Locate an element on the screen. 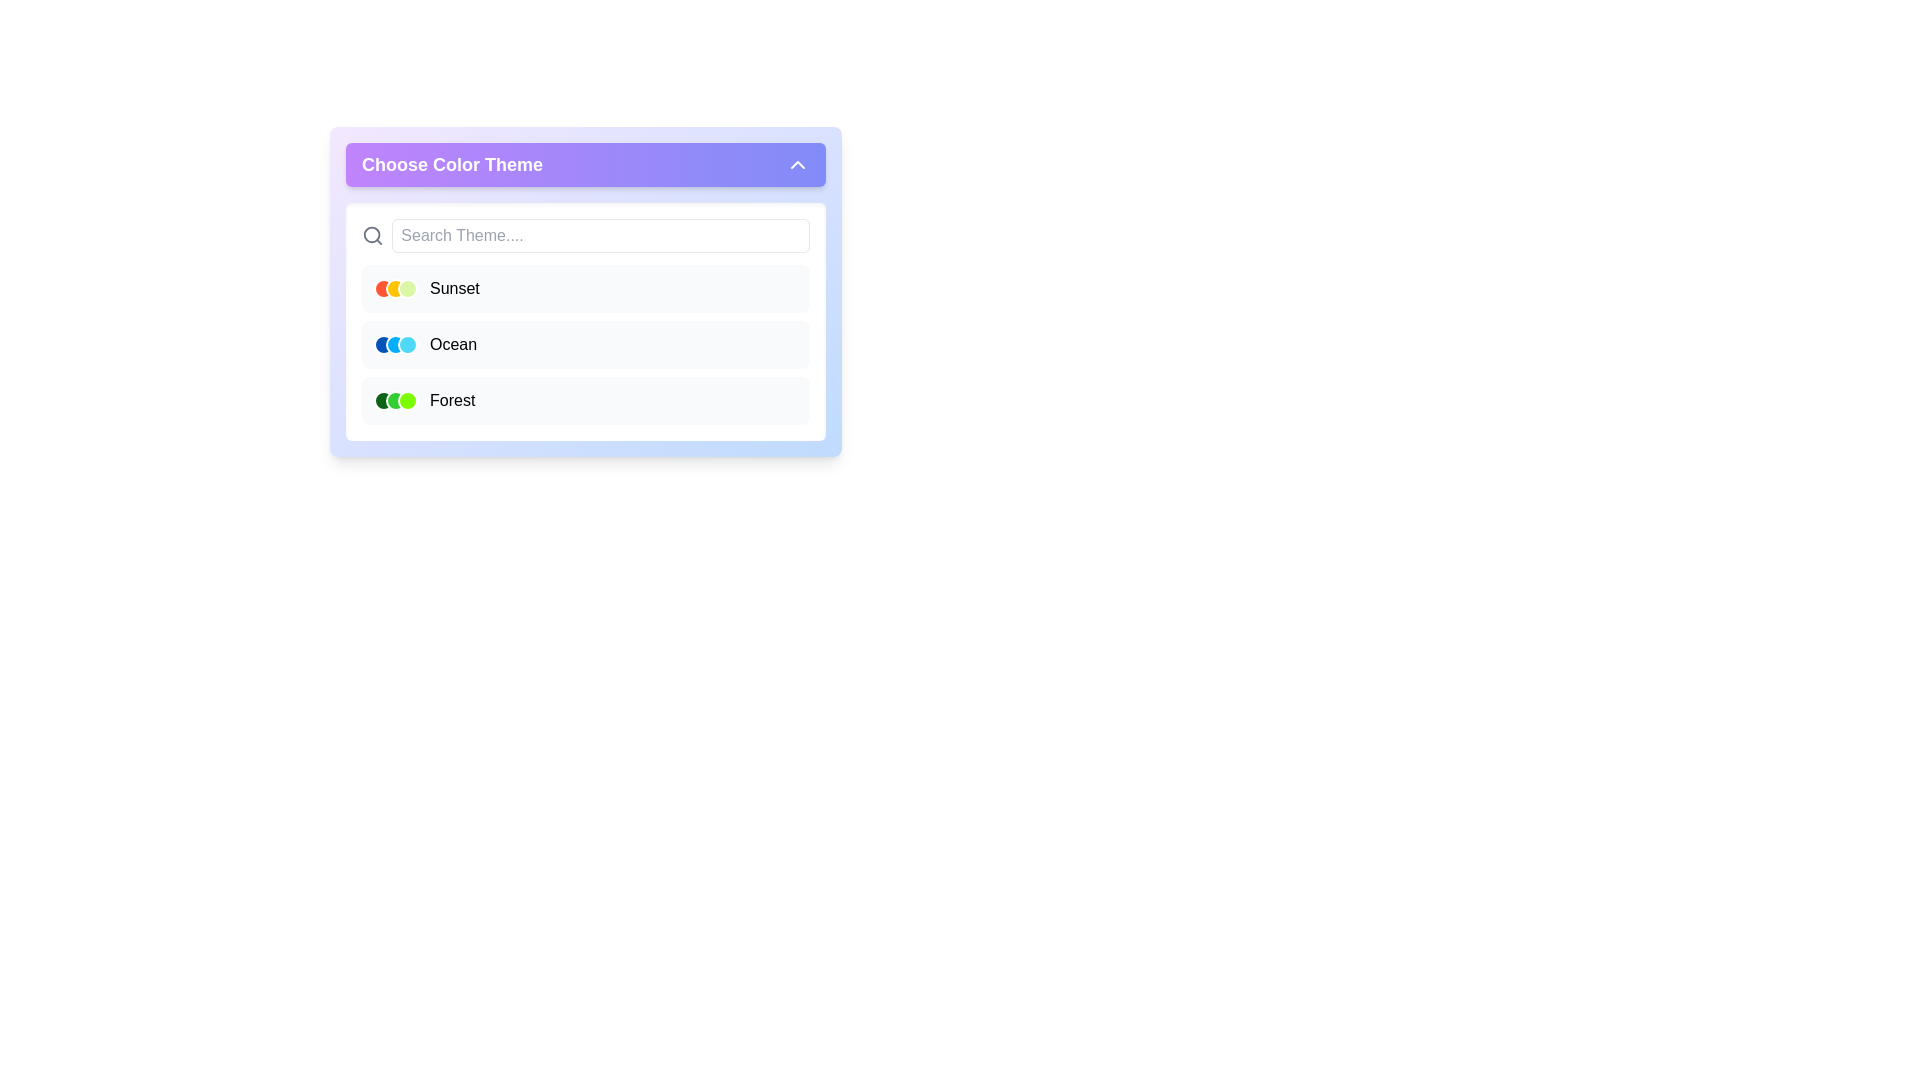 The image size is (1920, 1080). the leftmost circular button for the 'Ocean' theme is located at coordinates (384, 343).